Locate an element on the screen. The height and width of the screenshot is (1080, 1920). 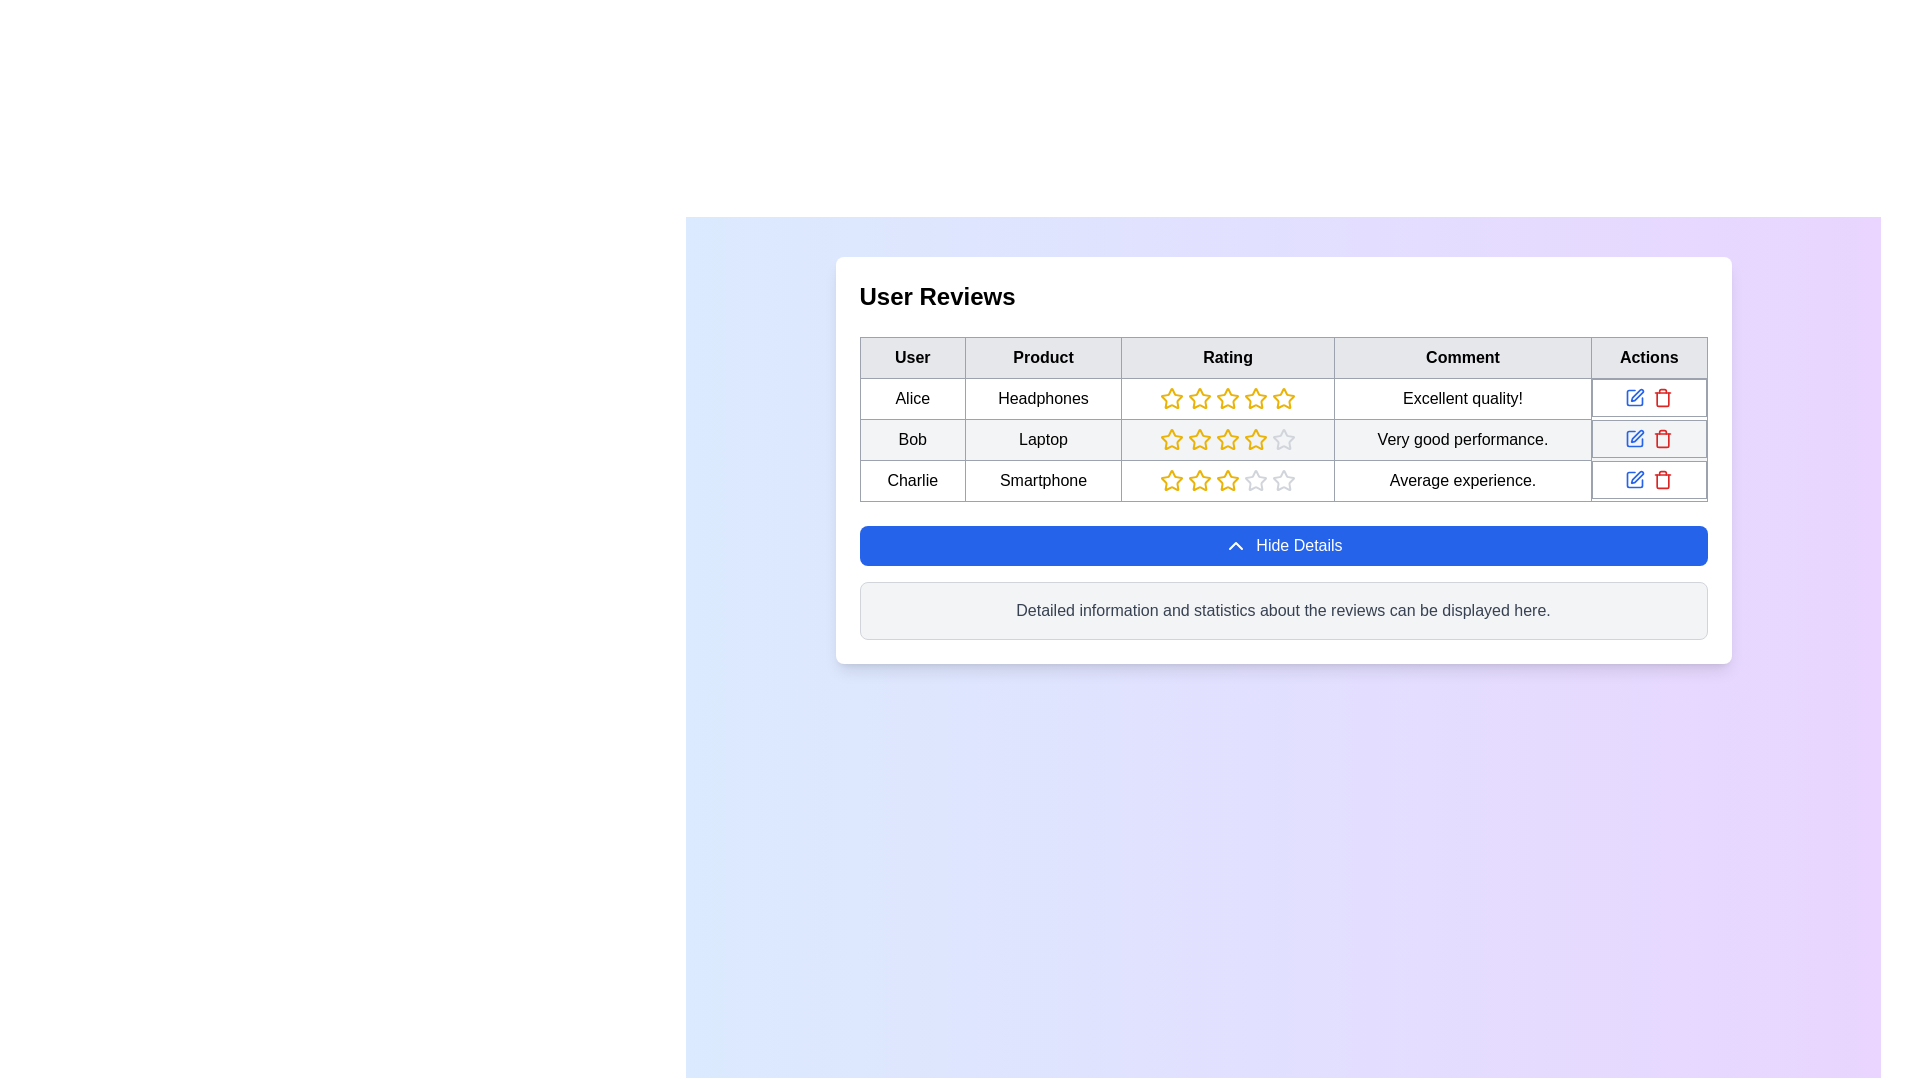
the third star icon with a yellow outline in the last row of the rating column to reflect a rating for the 'Charlie' user entry is located at coordinates (1227, 479).